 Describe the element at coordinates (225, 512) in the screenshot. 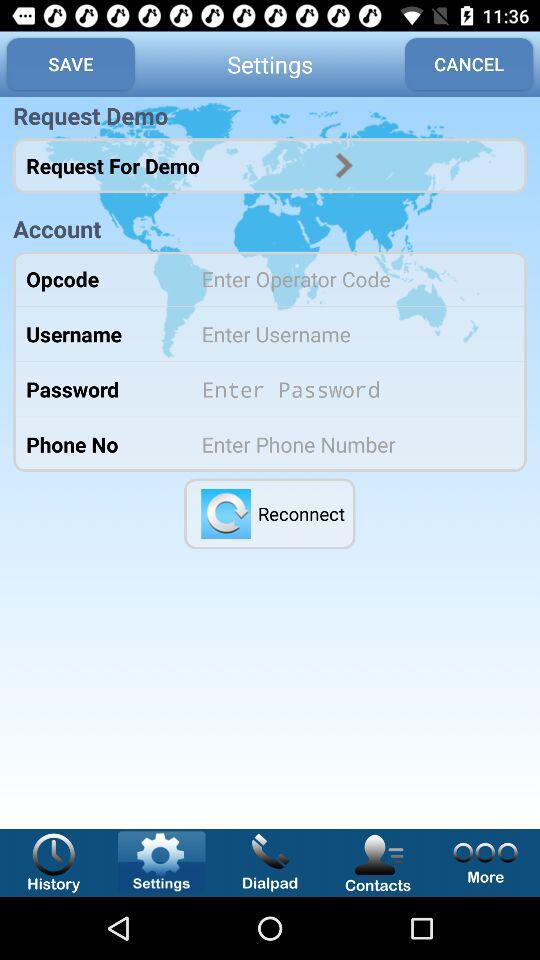

I see `reopened the applications and reconnected to the internet` at that location.